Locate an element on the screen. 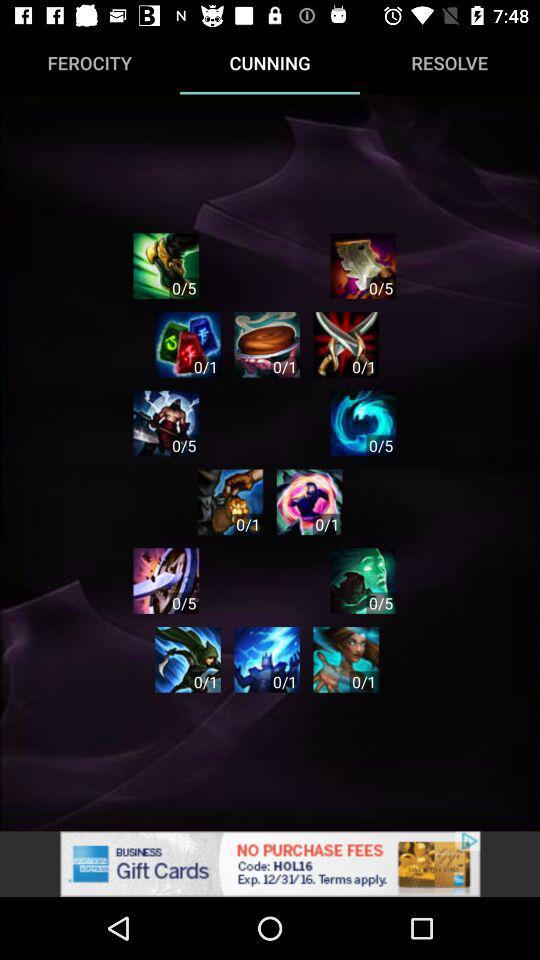  the avatar icon is located at coordinates (362, 581).